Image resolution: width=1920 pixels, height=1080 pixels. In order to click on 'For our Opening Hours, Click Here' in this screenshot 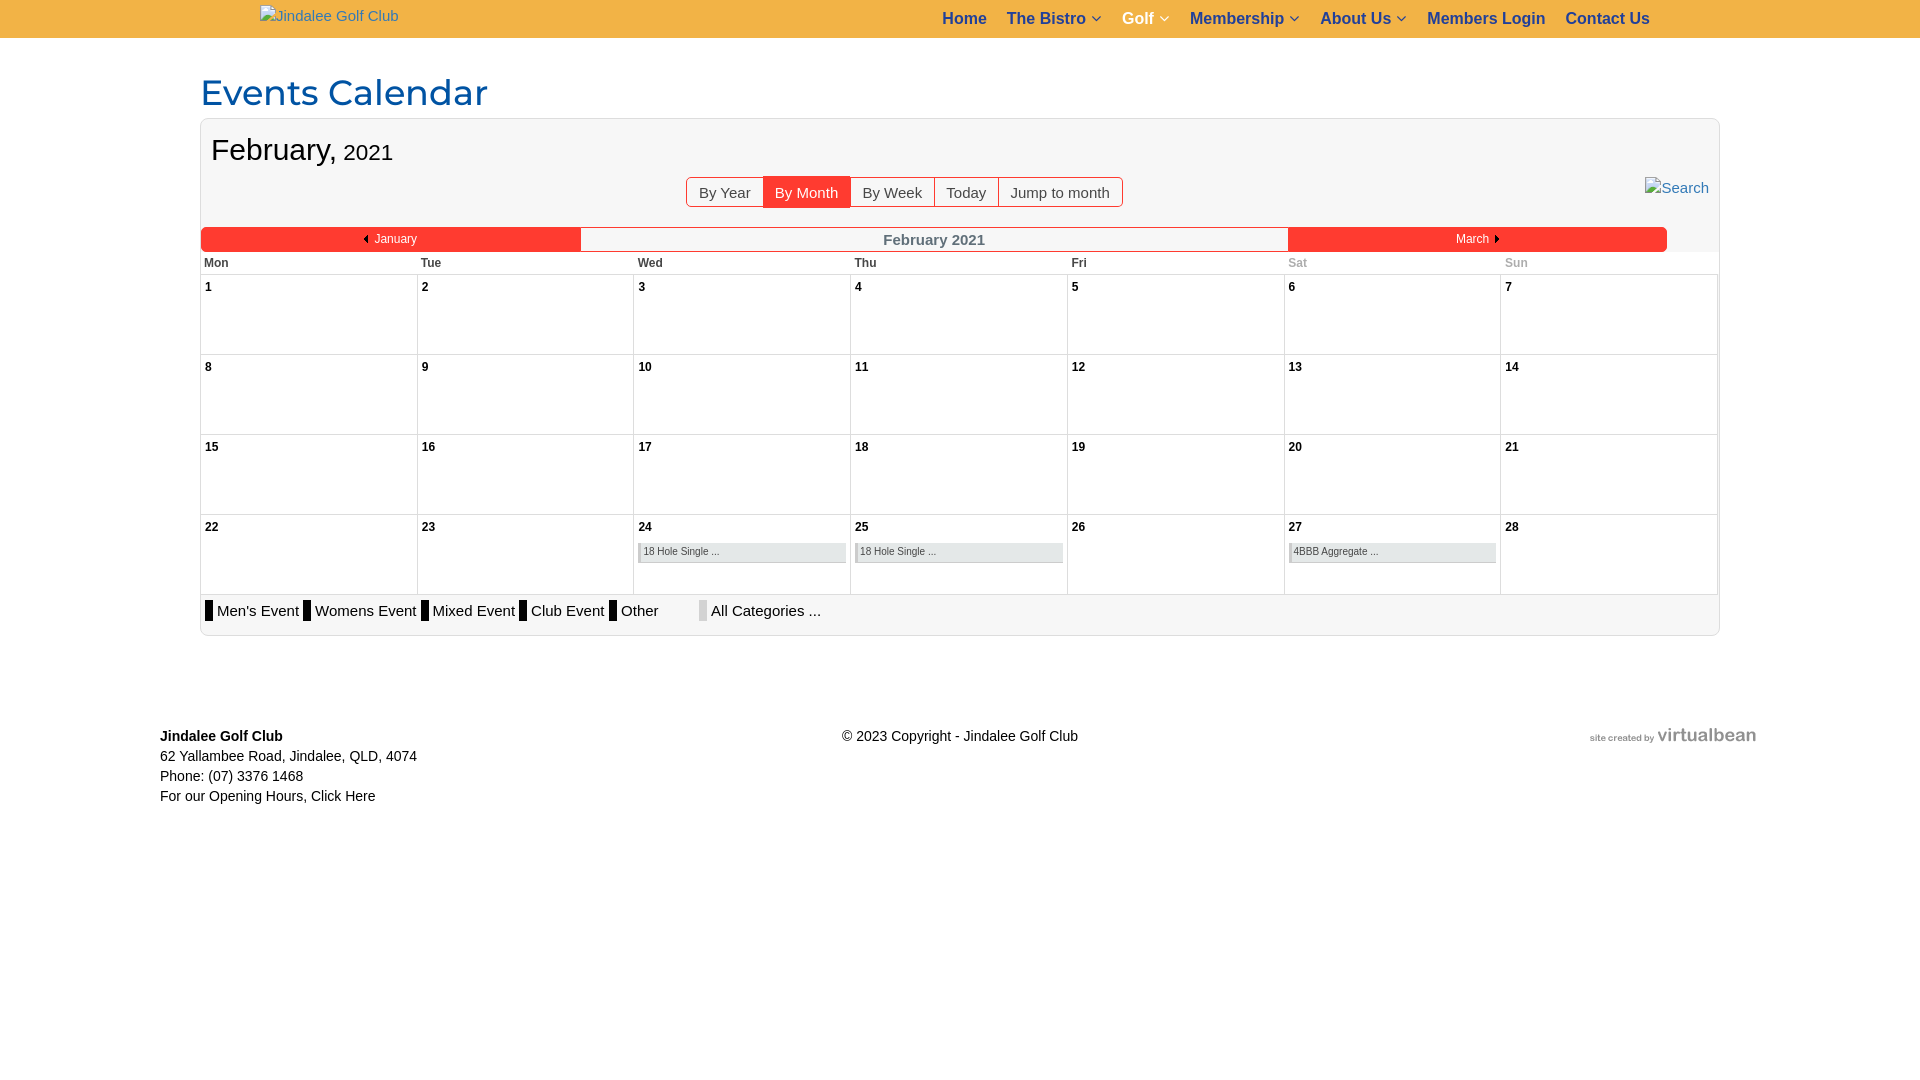, I will do `click(267, 794)`.